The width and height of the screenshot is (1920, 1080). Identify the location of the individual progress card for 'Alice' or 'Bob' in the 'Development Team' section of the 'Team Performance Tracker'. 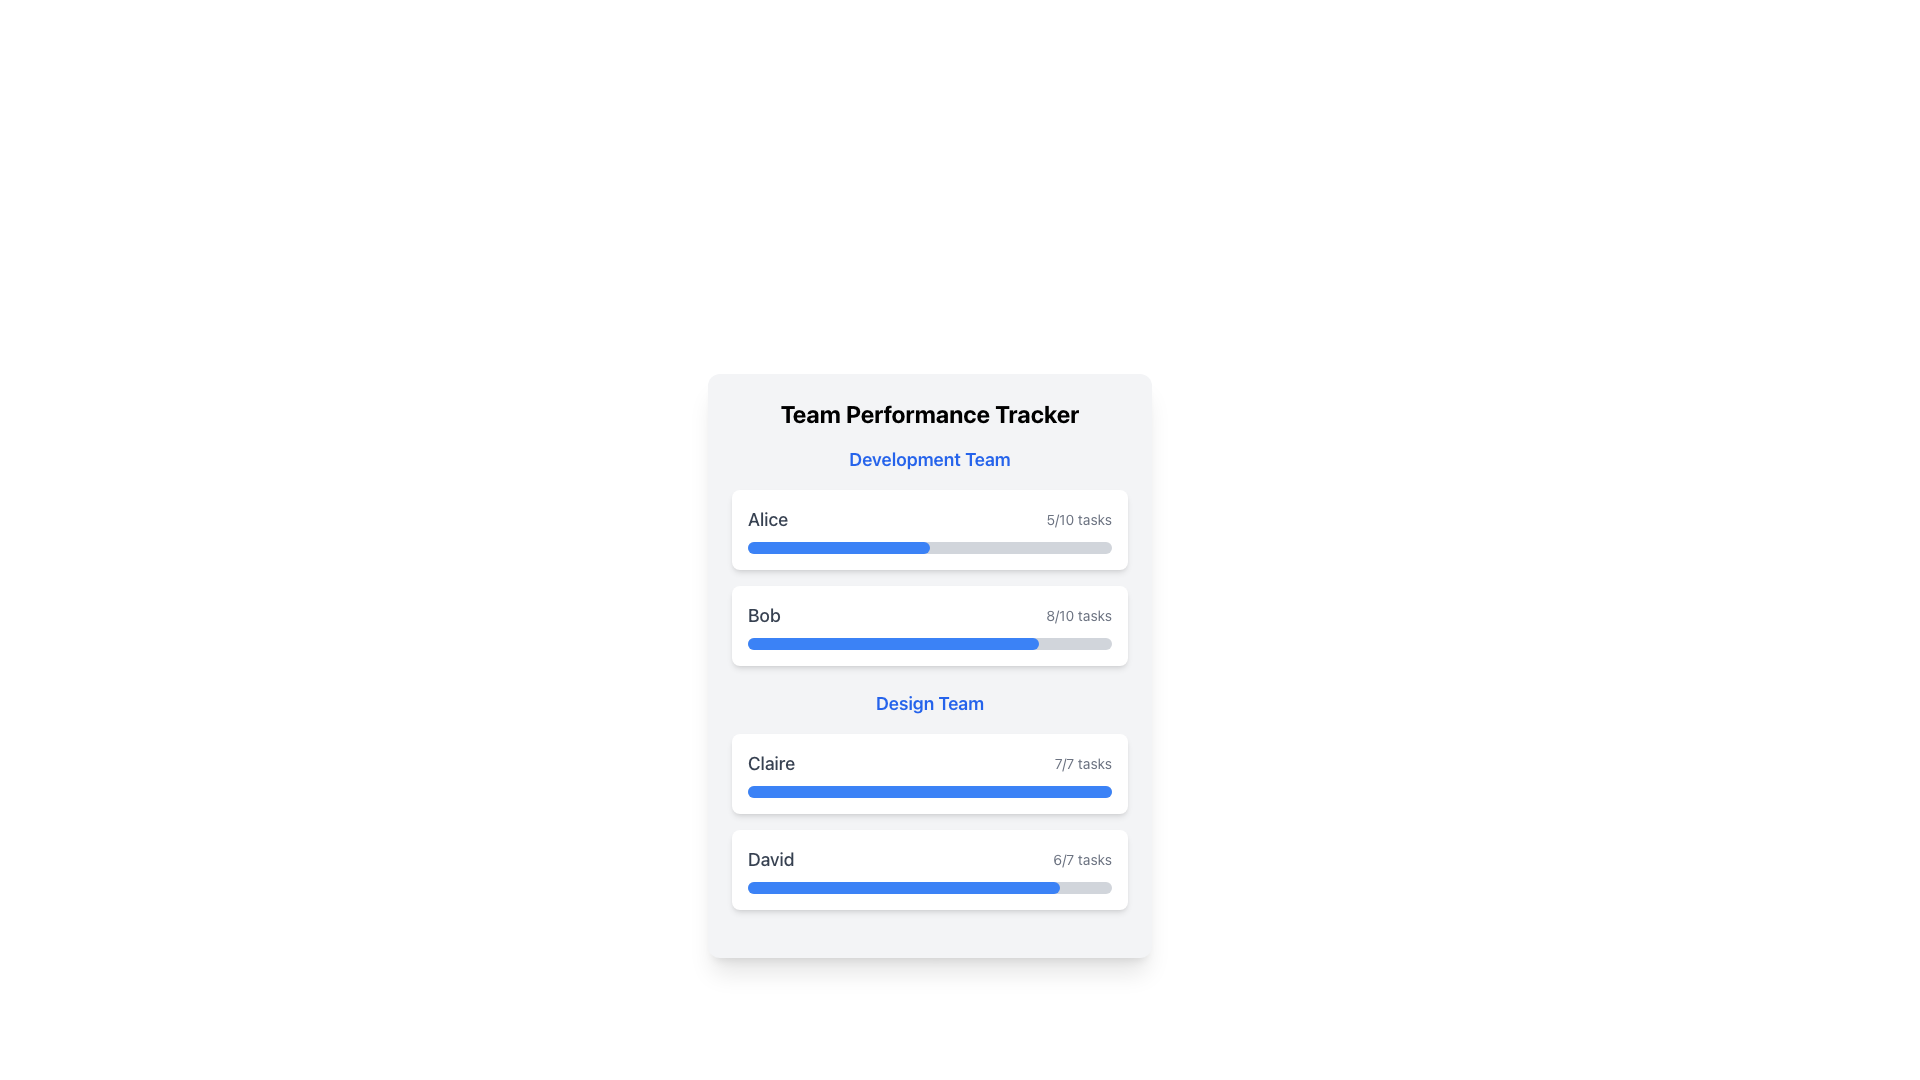
(929, 555).